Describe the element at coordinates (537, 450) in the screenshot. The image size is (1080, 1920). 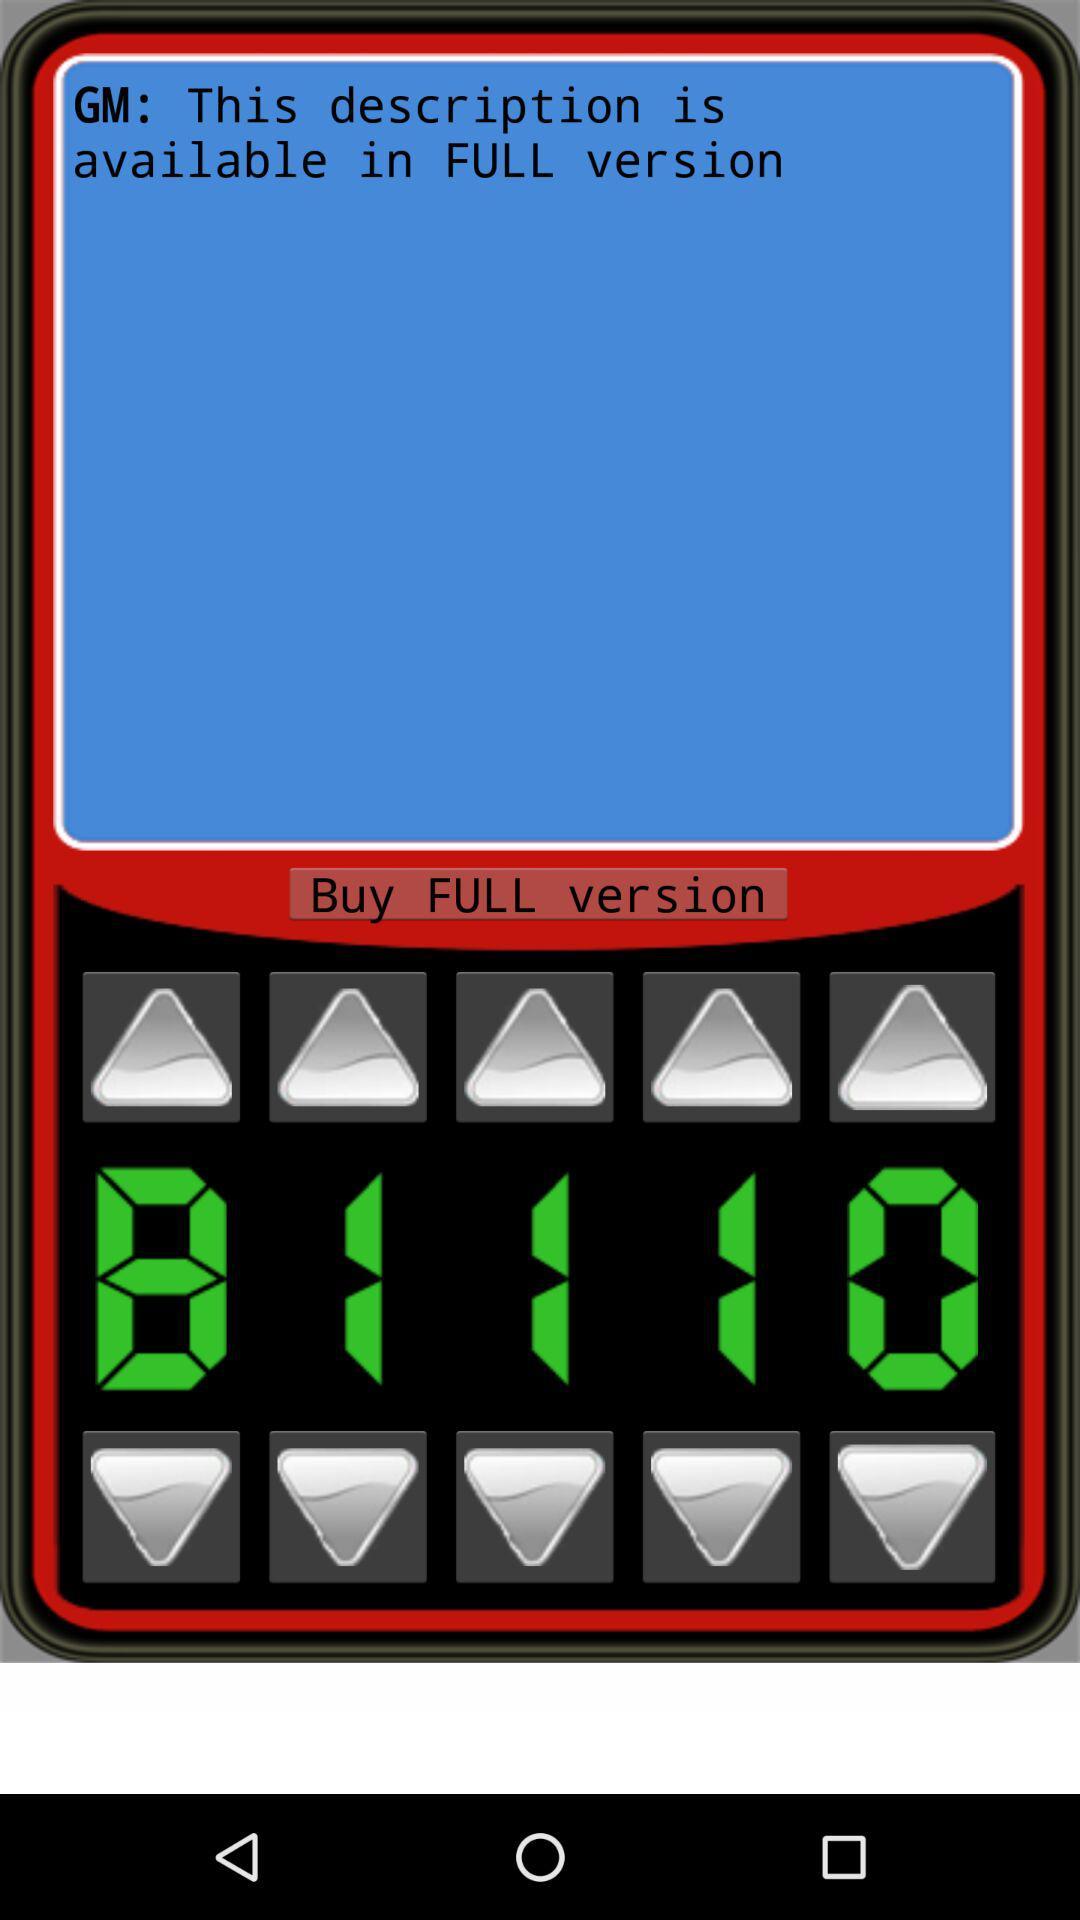
I see `icon above the buy full version` at that location.